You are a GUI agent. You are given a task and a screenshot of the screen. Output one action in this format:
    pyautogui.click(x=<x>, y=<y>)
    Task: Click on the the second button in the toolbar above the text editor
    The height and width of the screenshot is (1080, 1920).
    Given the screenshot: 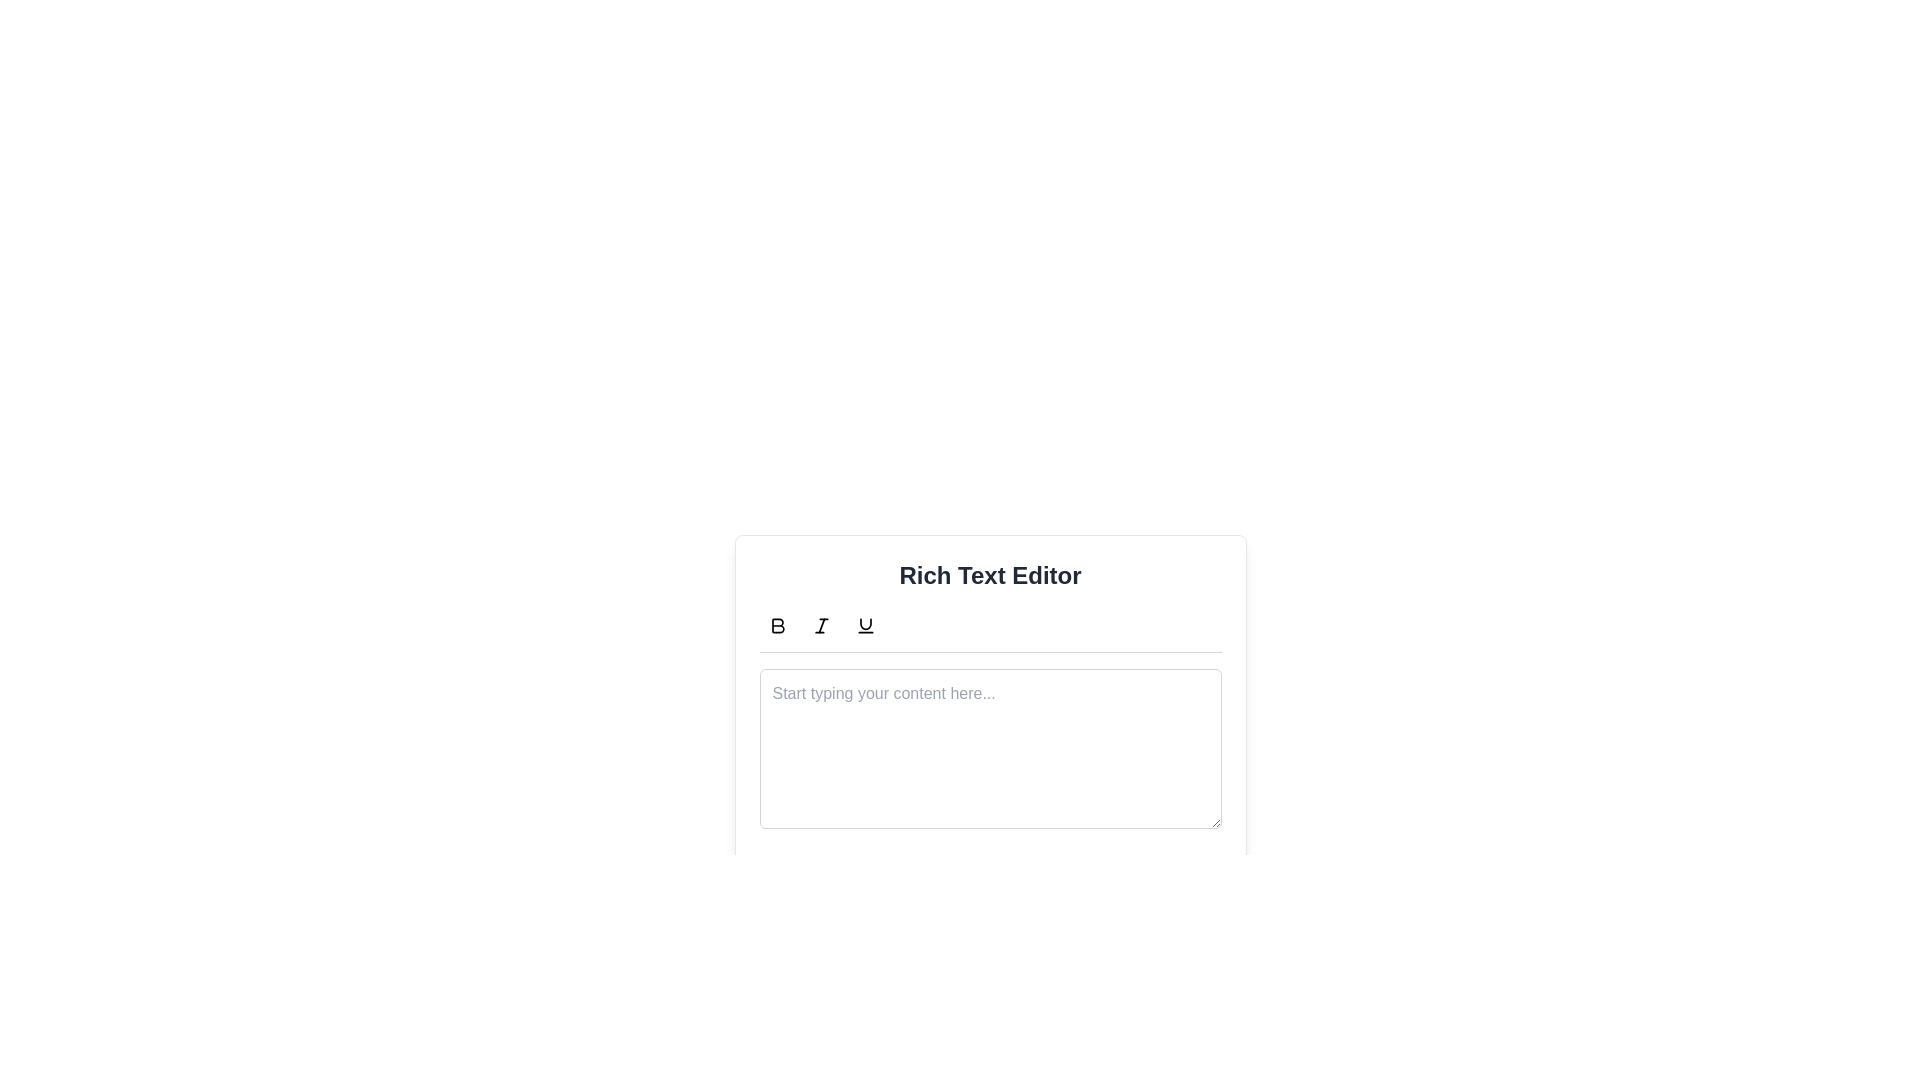 What is the action you would take?
    pyautogui.click(x=821, y=624)
    